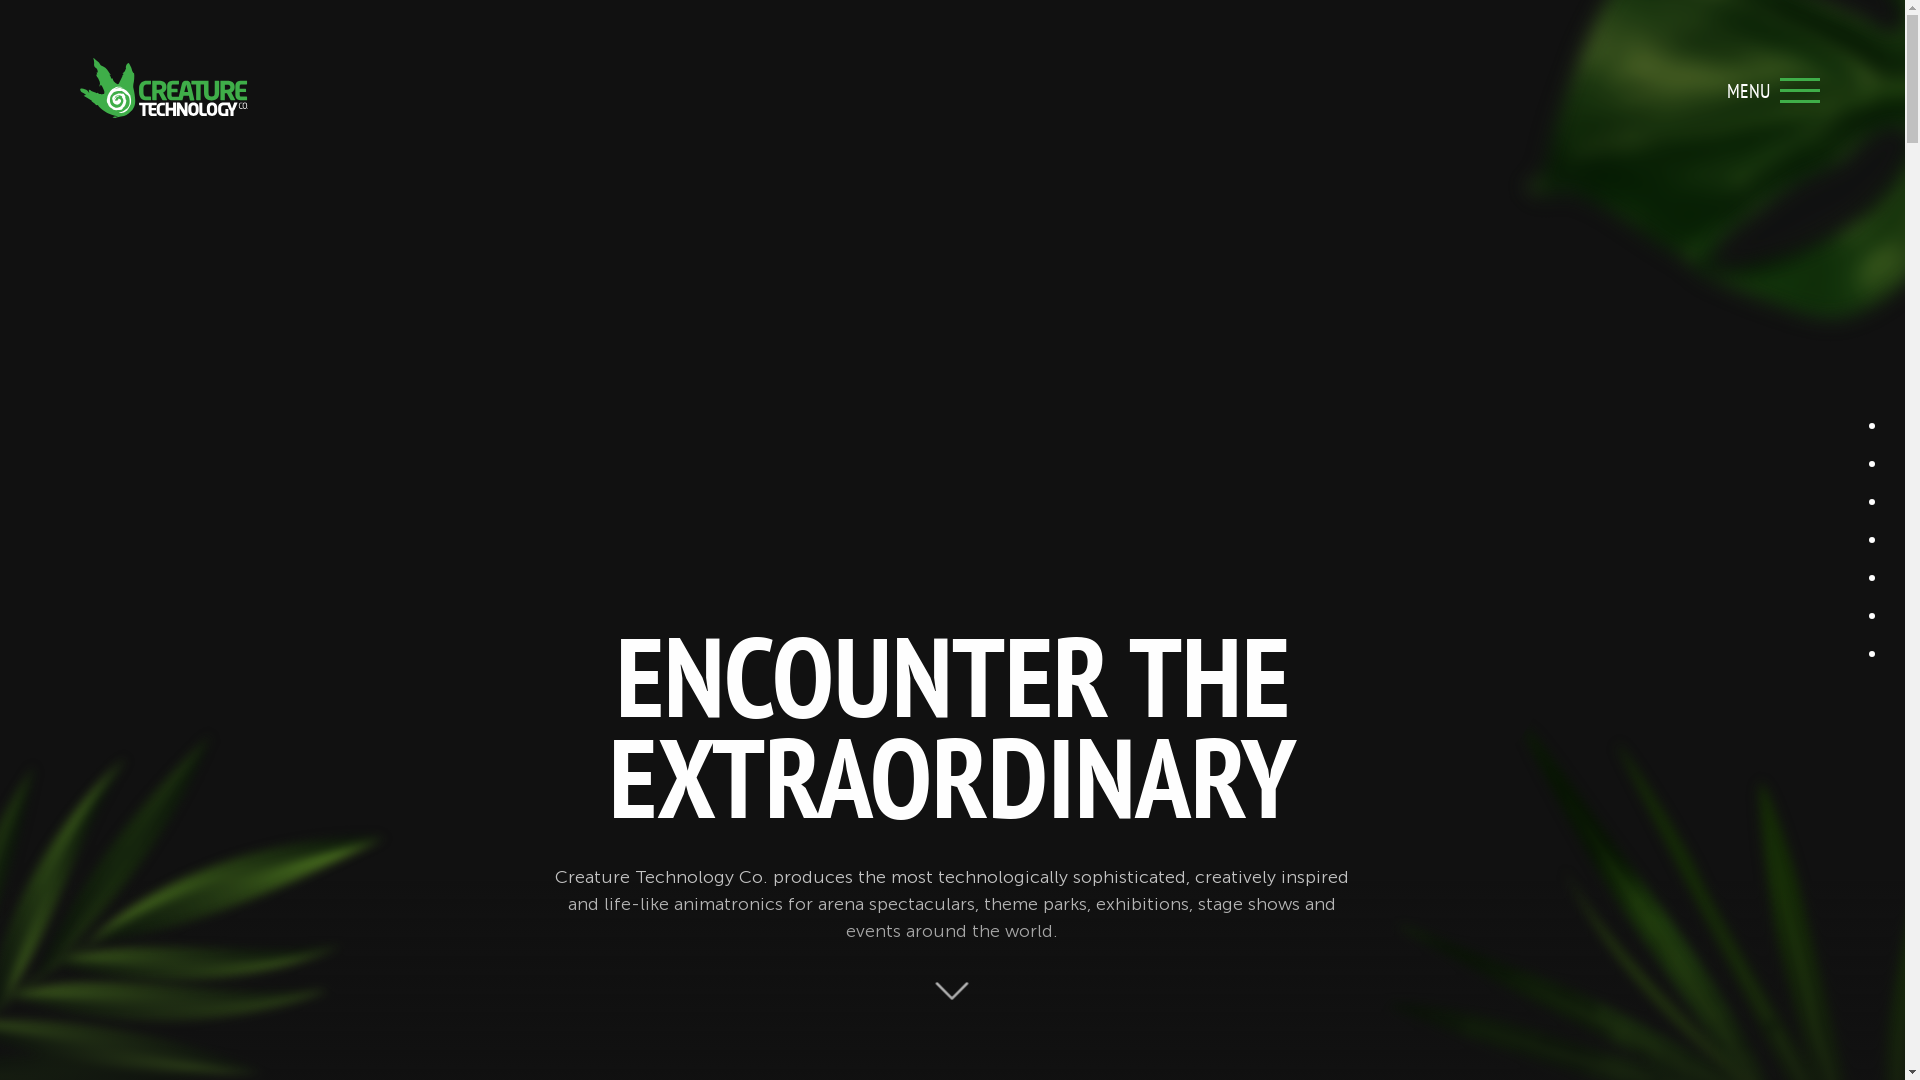 The image size is (1920, 1080). I want to click on 'MENU', so click(1800, 88).